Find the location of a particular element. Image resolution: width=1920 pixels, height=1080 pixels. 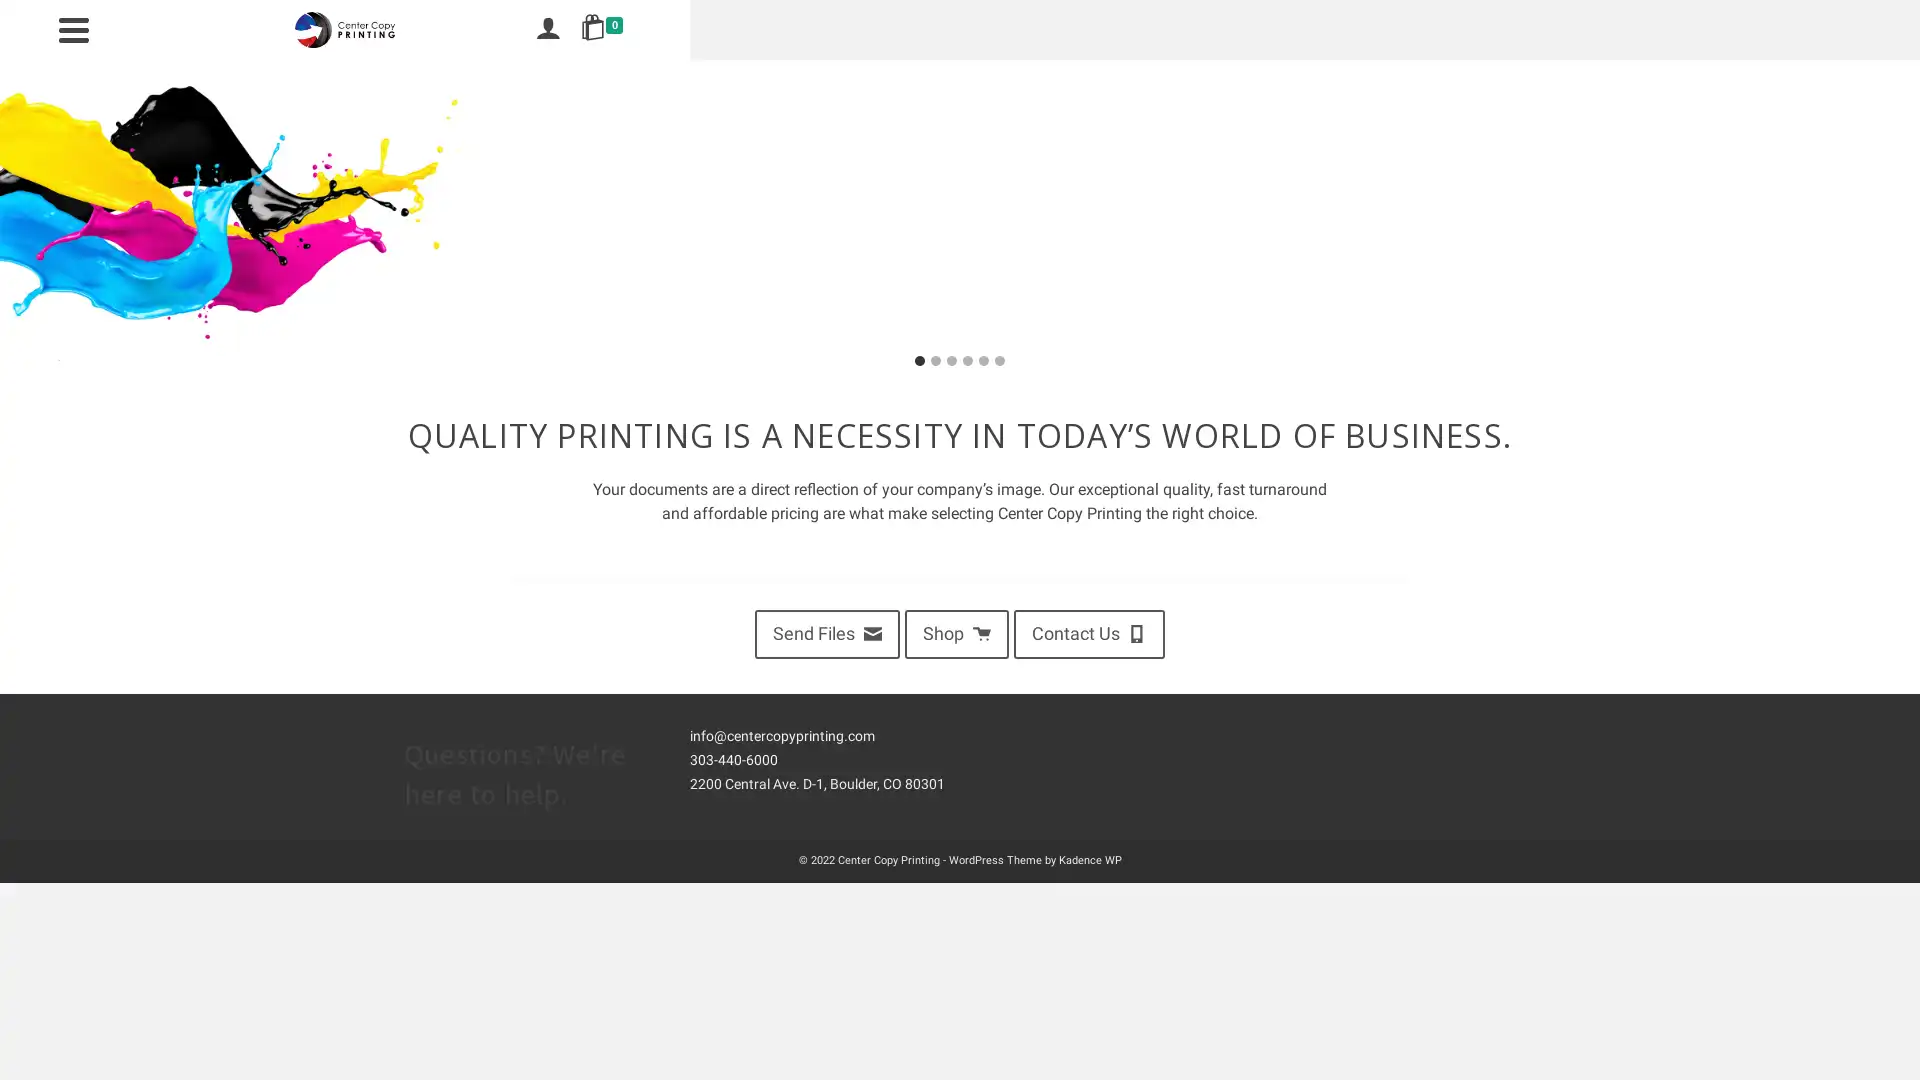

Go to slide 1 is located at coordinates (918, 489).